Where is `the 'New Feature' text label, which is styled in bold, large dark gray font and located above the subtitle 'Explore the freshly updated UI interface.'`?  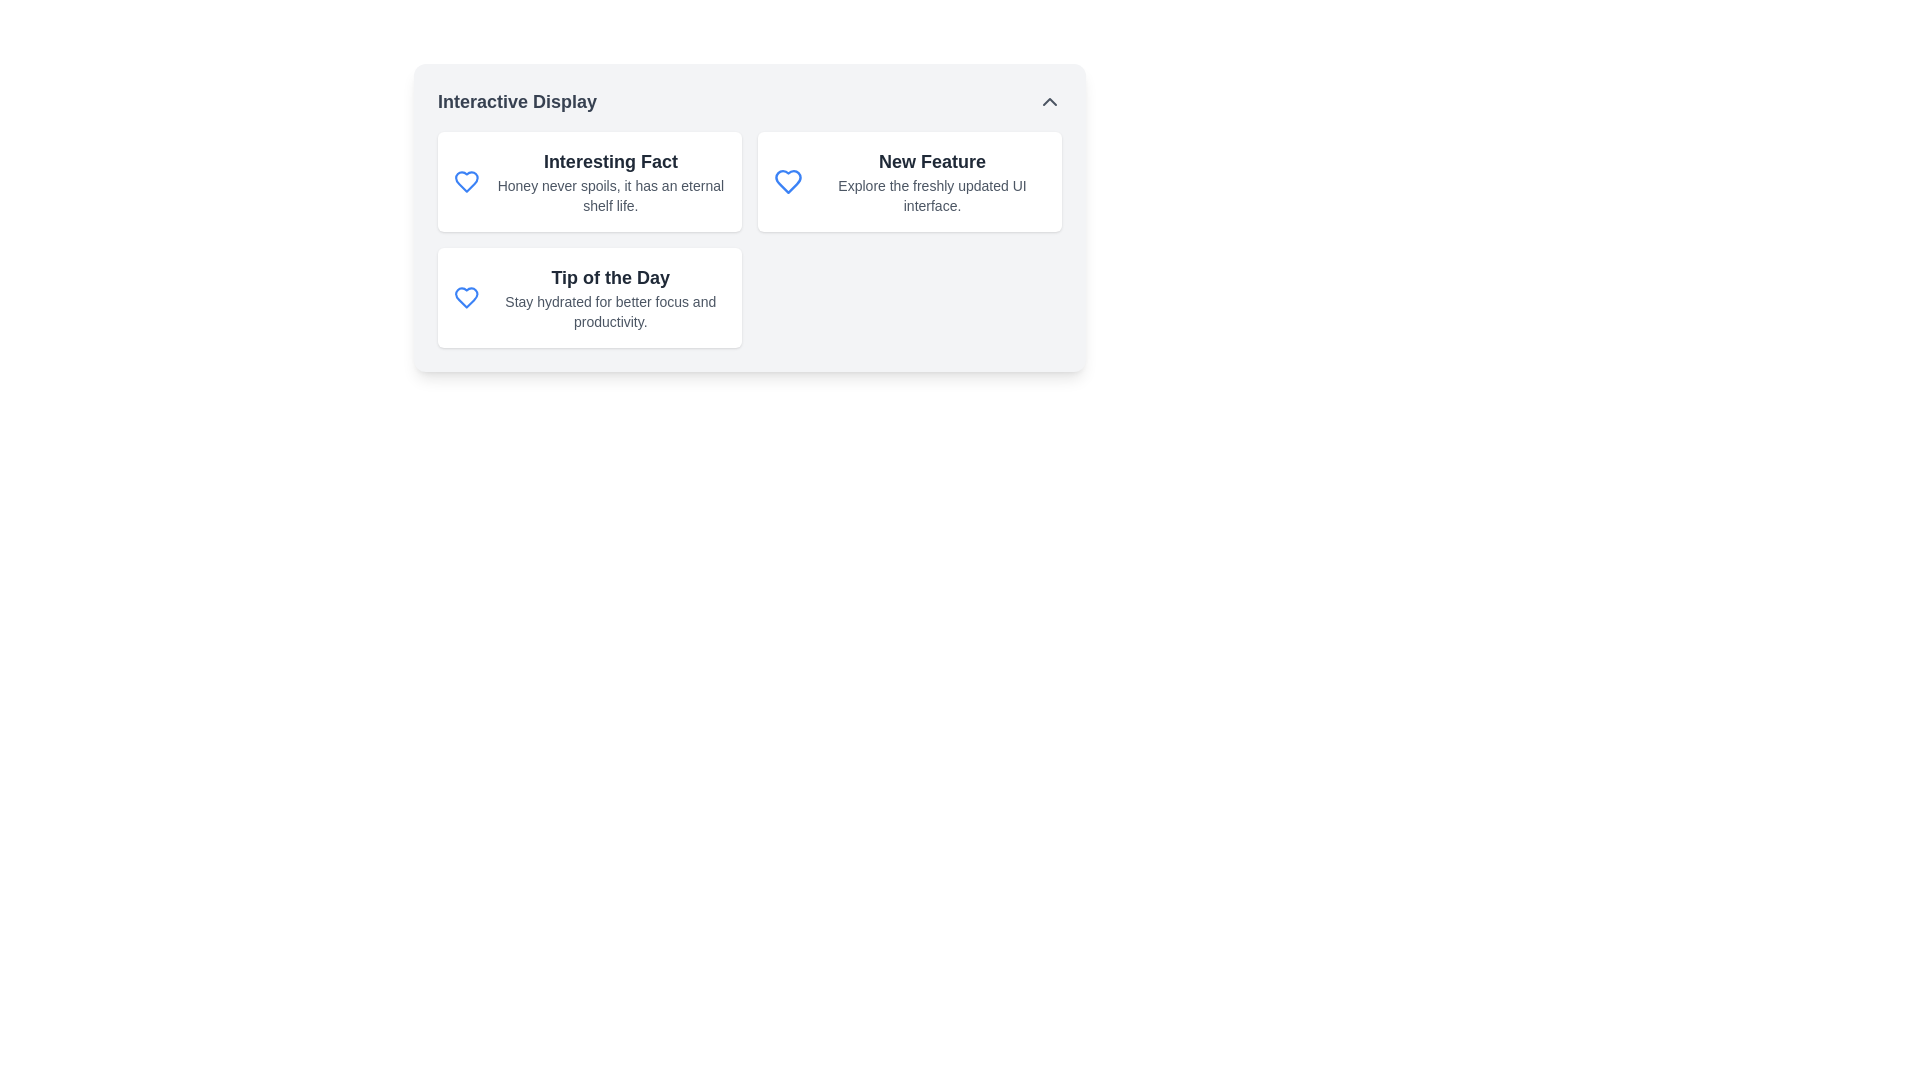 the 'New Feature' text label, which is styled in bold, large dark gray font and located above the subtitle 'Explore the freshly updated UI interface.' is located at coordinates (931, 161).